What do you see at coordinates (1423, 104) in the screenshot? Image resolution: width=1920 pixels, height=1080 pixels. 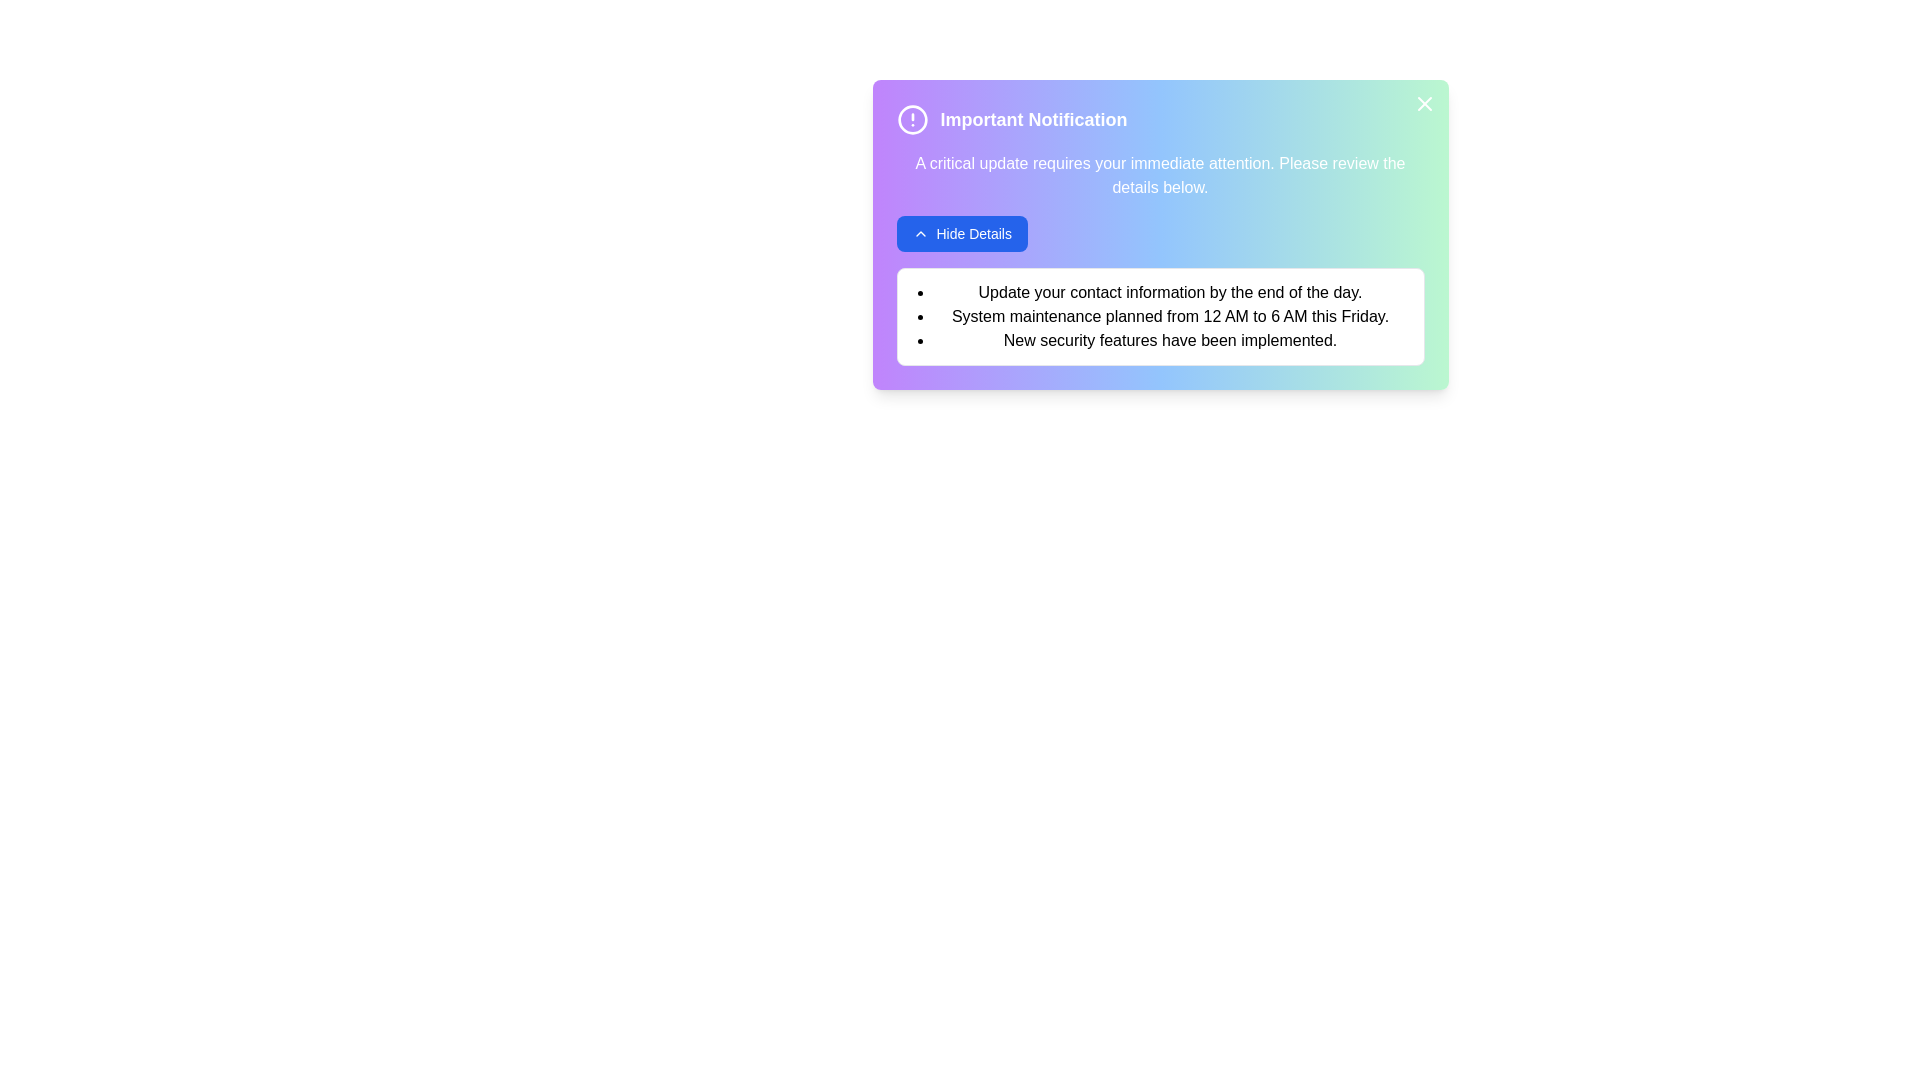 I see `the interactive elements: close_button` at bounding box center [1423, 104].